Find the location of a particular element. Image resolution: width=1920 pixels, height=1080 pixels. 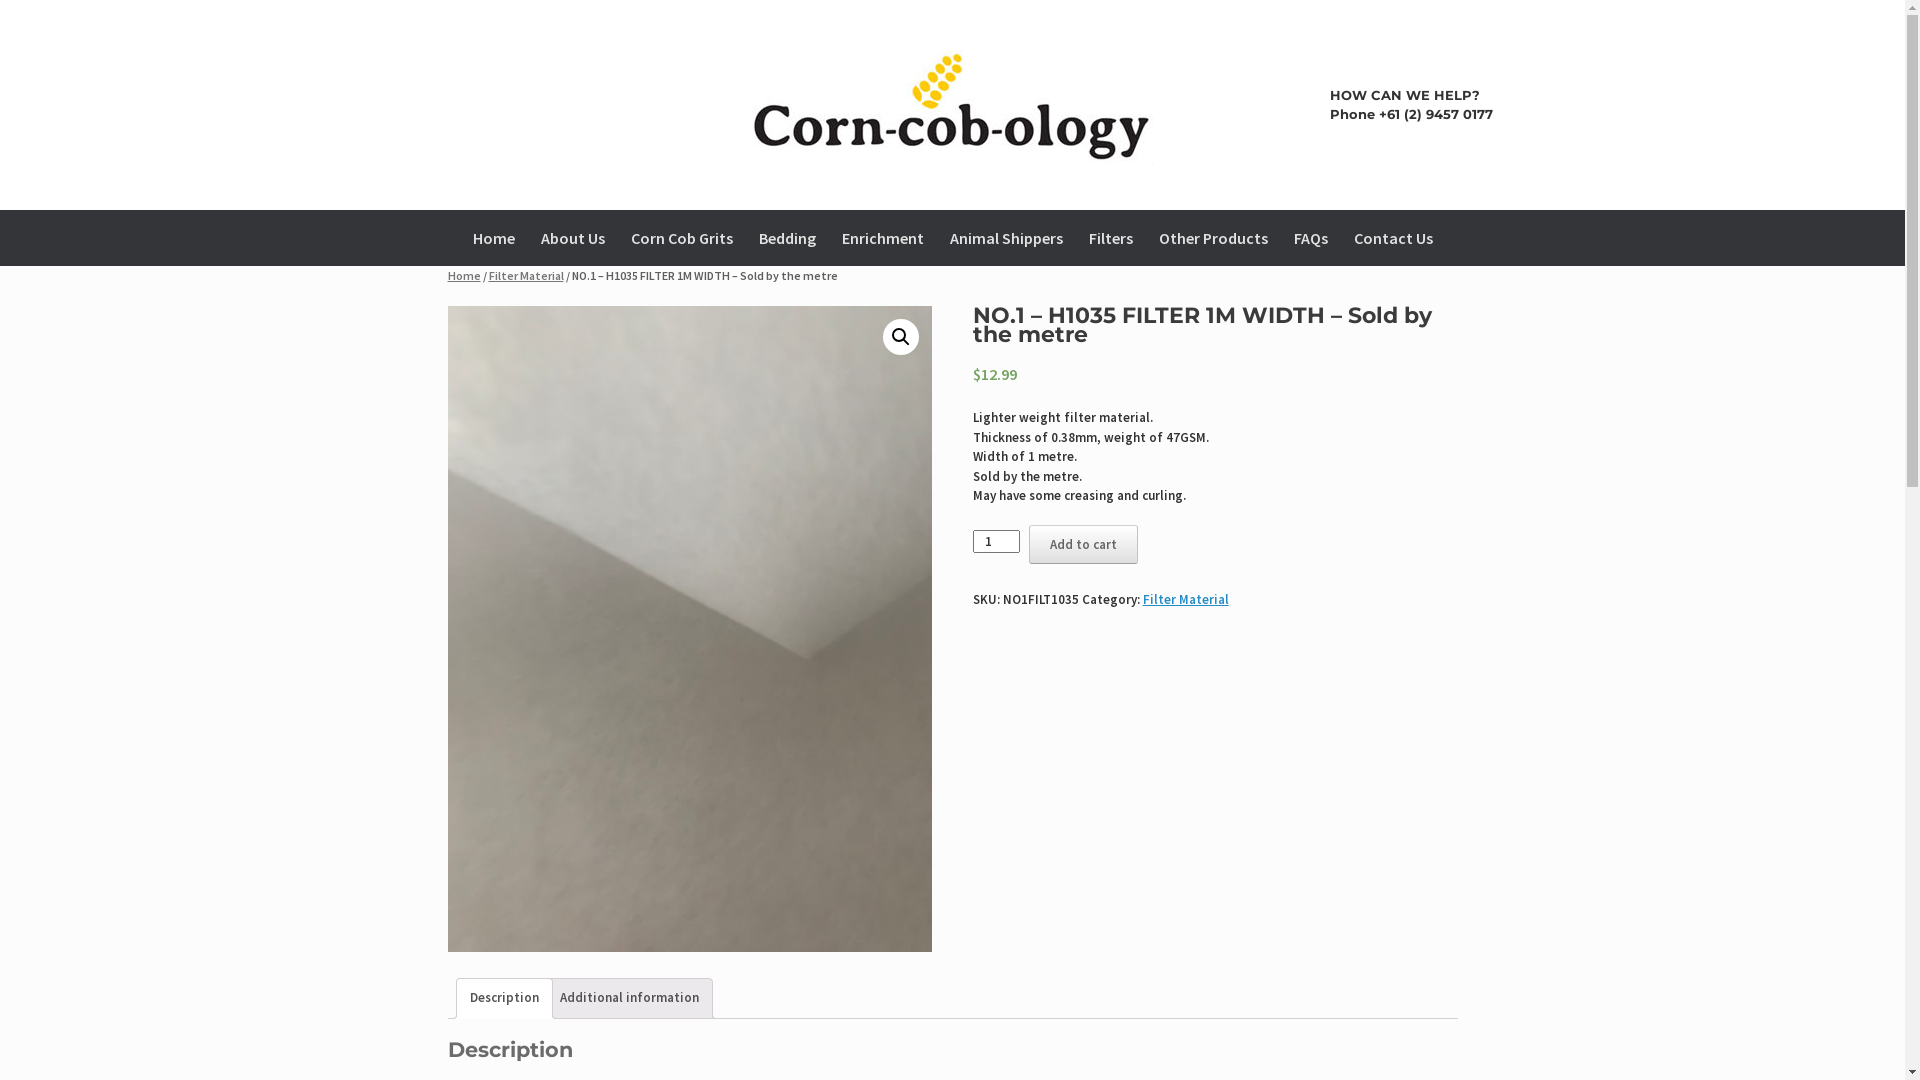

'Enrichment' is located at coordinates (881, 237).